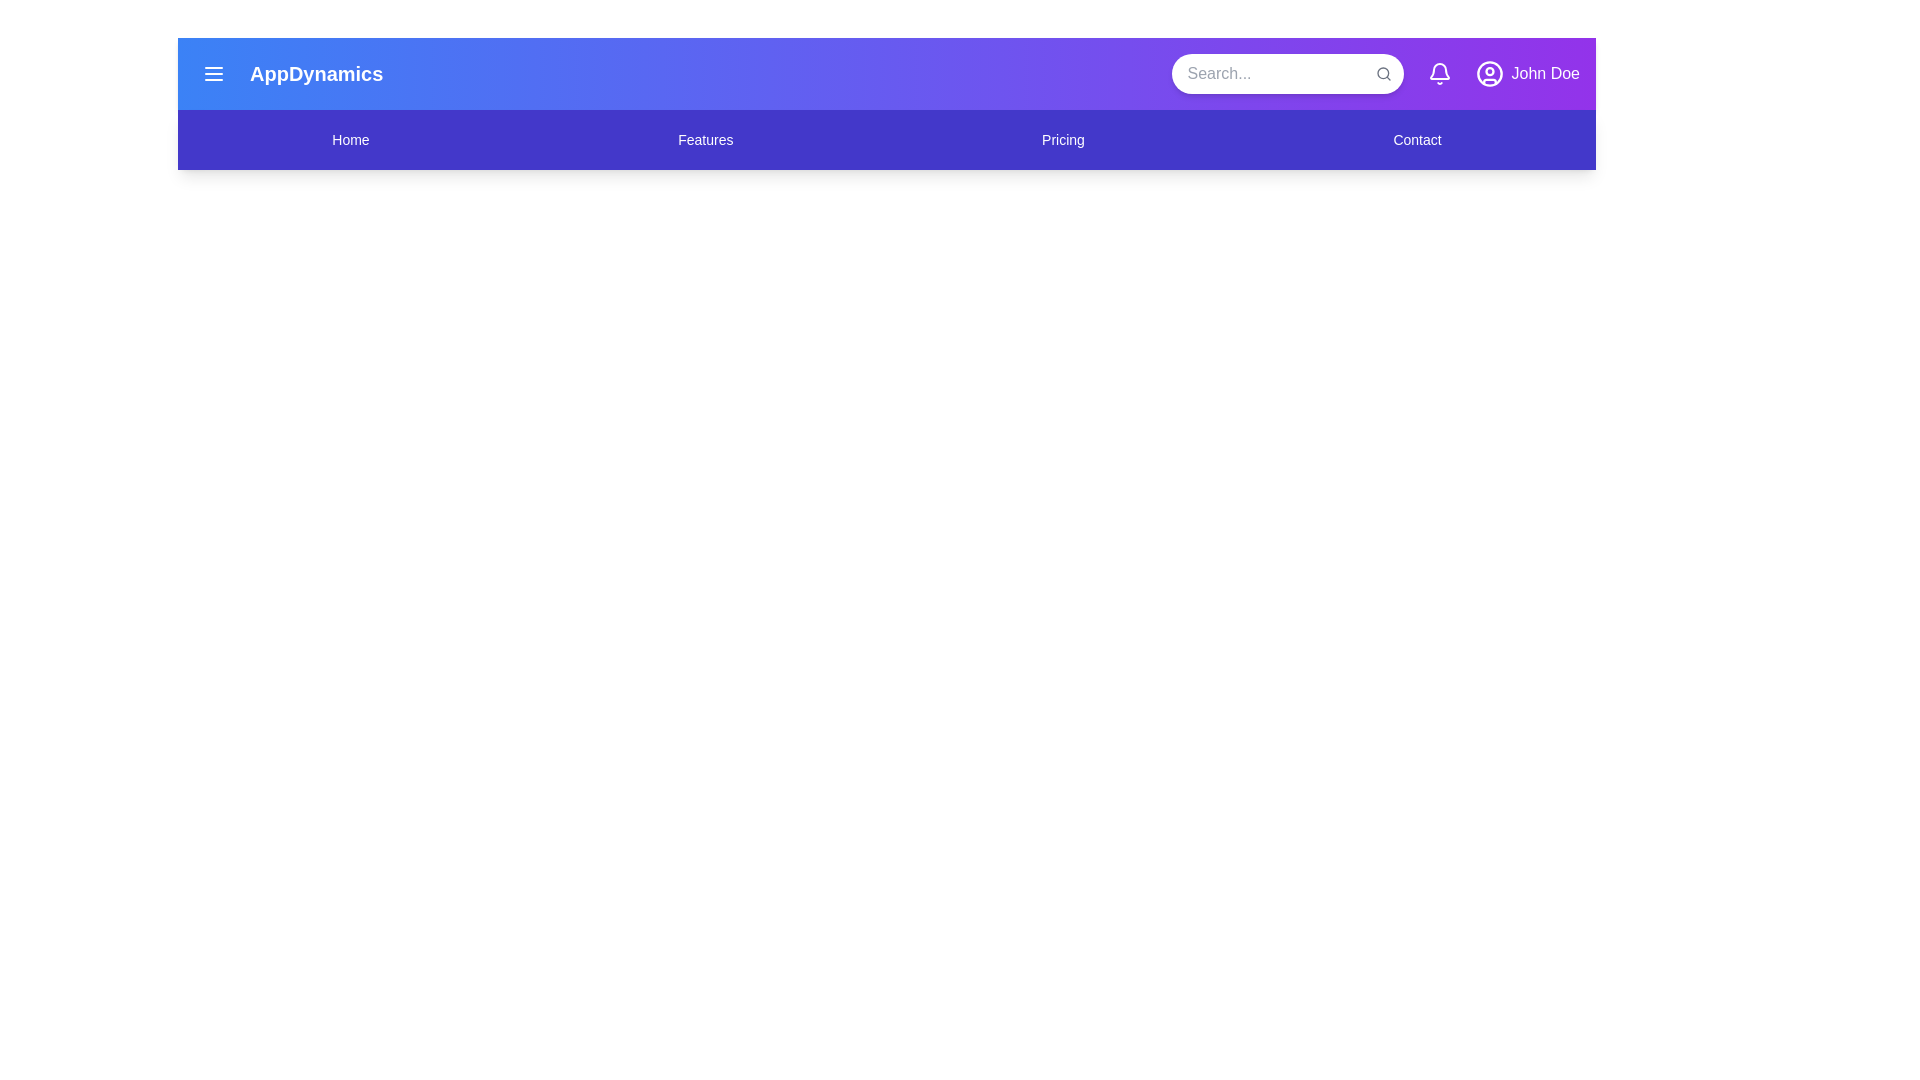  Describe the element at coordinates (1438, 72) in the screenshot. I see `the bell icon to view notifications` at that location.